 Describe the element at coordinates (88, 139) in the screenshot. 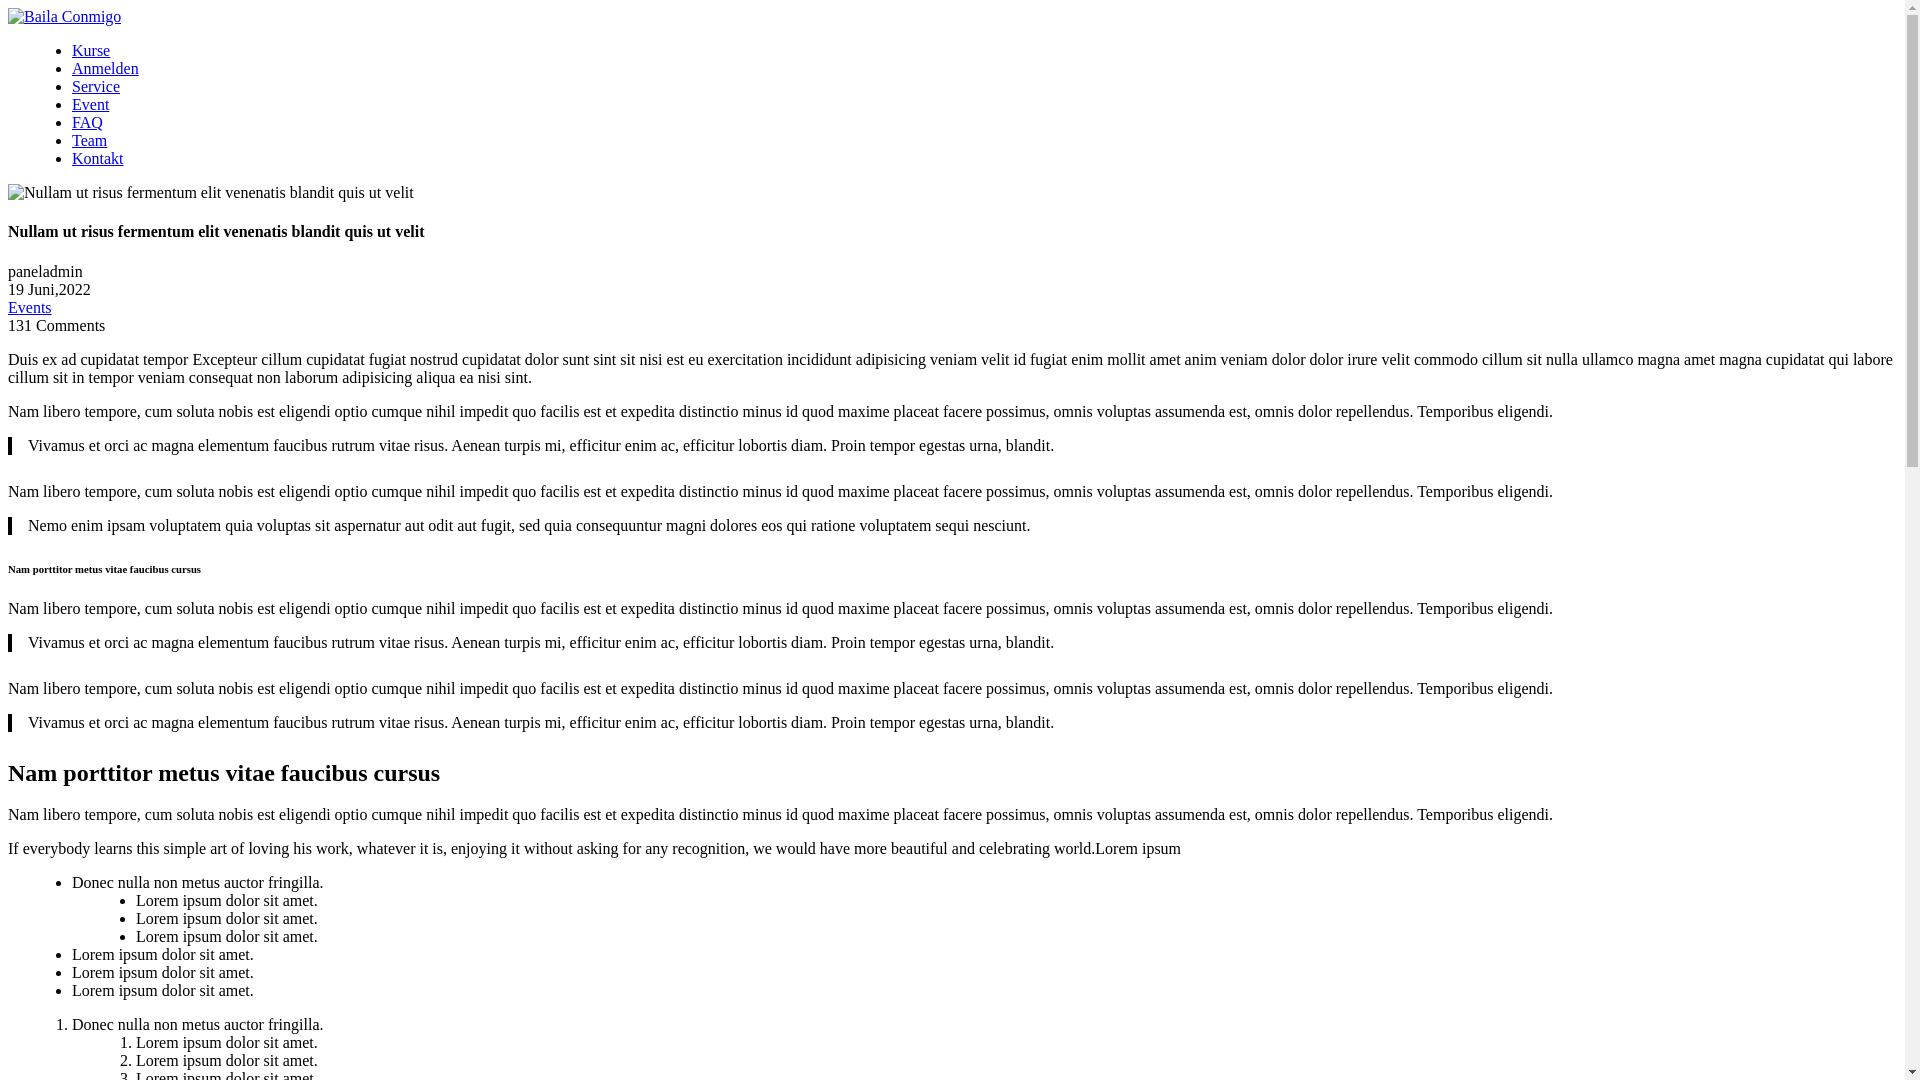

I see `'Team'` at that location.